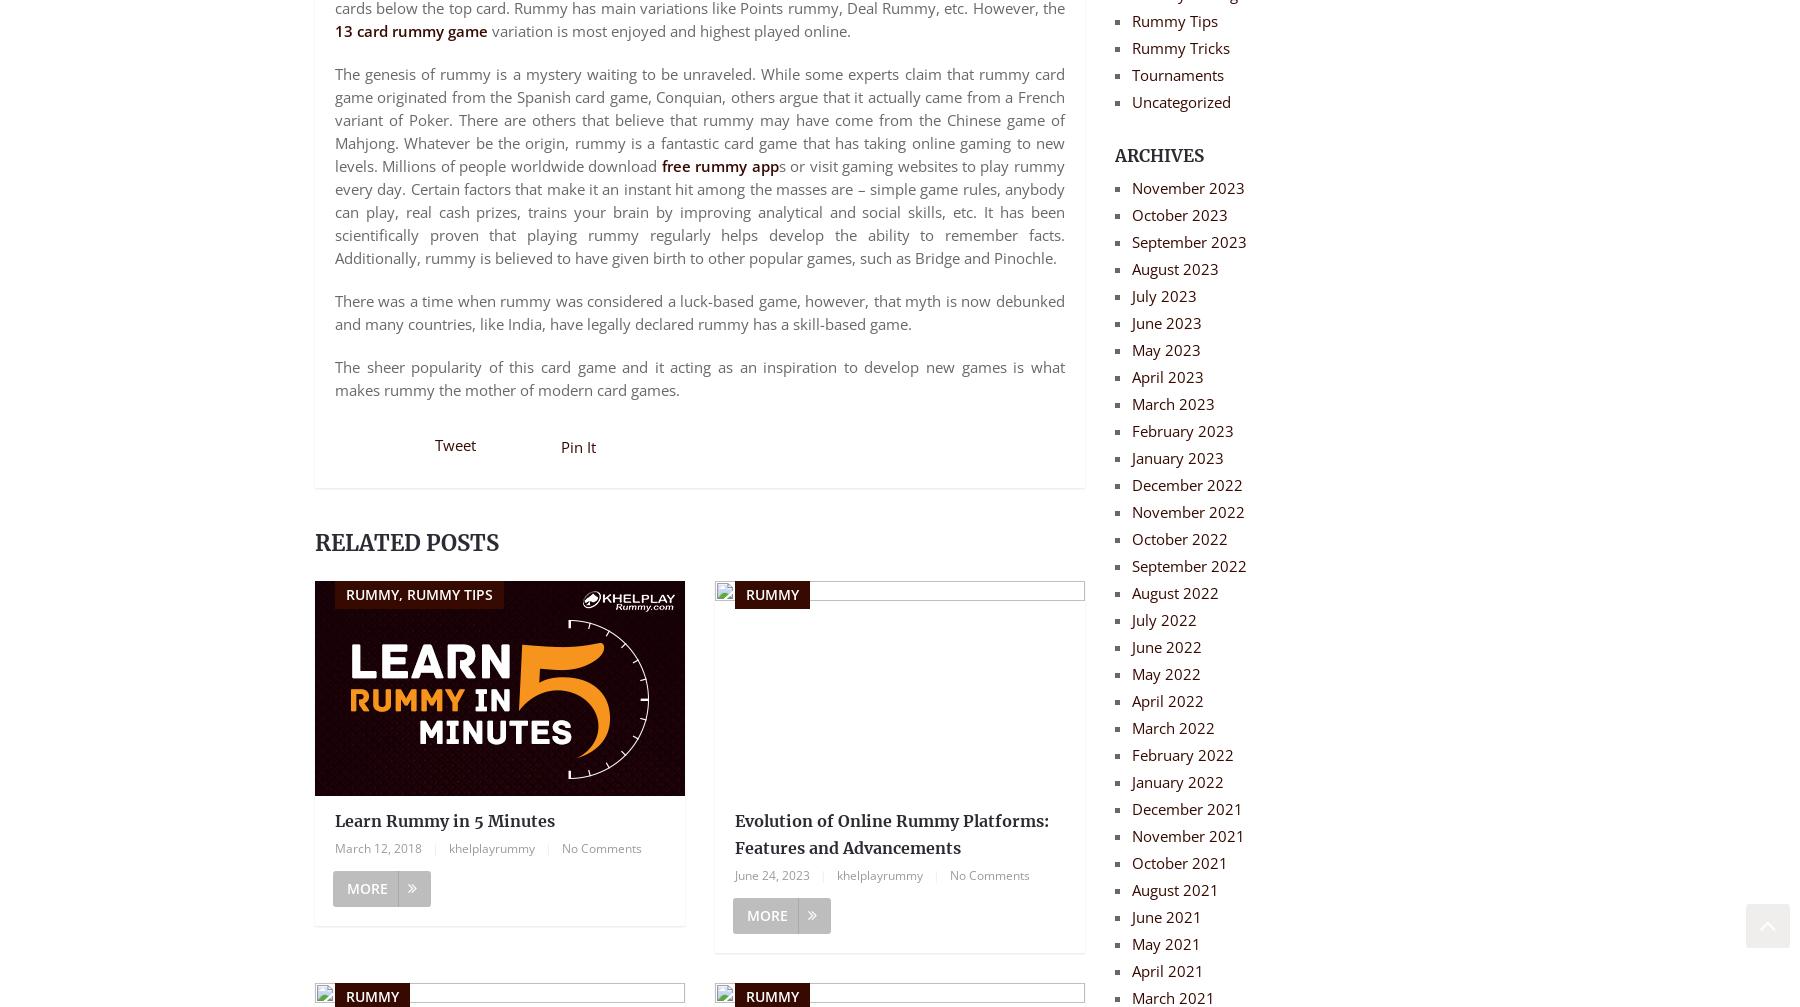 This screenshot has width=1800, height=1007. I want to click on 's or visit gaming websites to play rummy every day. Certain factors that make it an instant hit among the masses are – simple game rules, anybody can play, real cash prizes, trains your brain by improving analytical and social skills, etc. It has been scientifically proven that playing rummy regularly helps develop the ability to remember facts. Additionally, rummy is believed to have given birth to other popular games, such as Bridge and Pinochle.', so click(698, 211).